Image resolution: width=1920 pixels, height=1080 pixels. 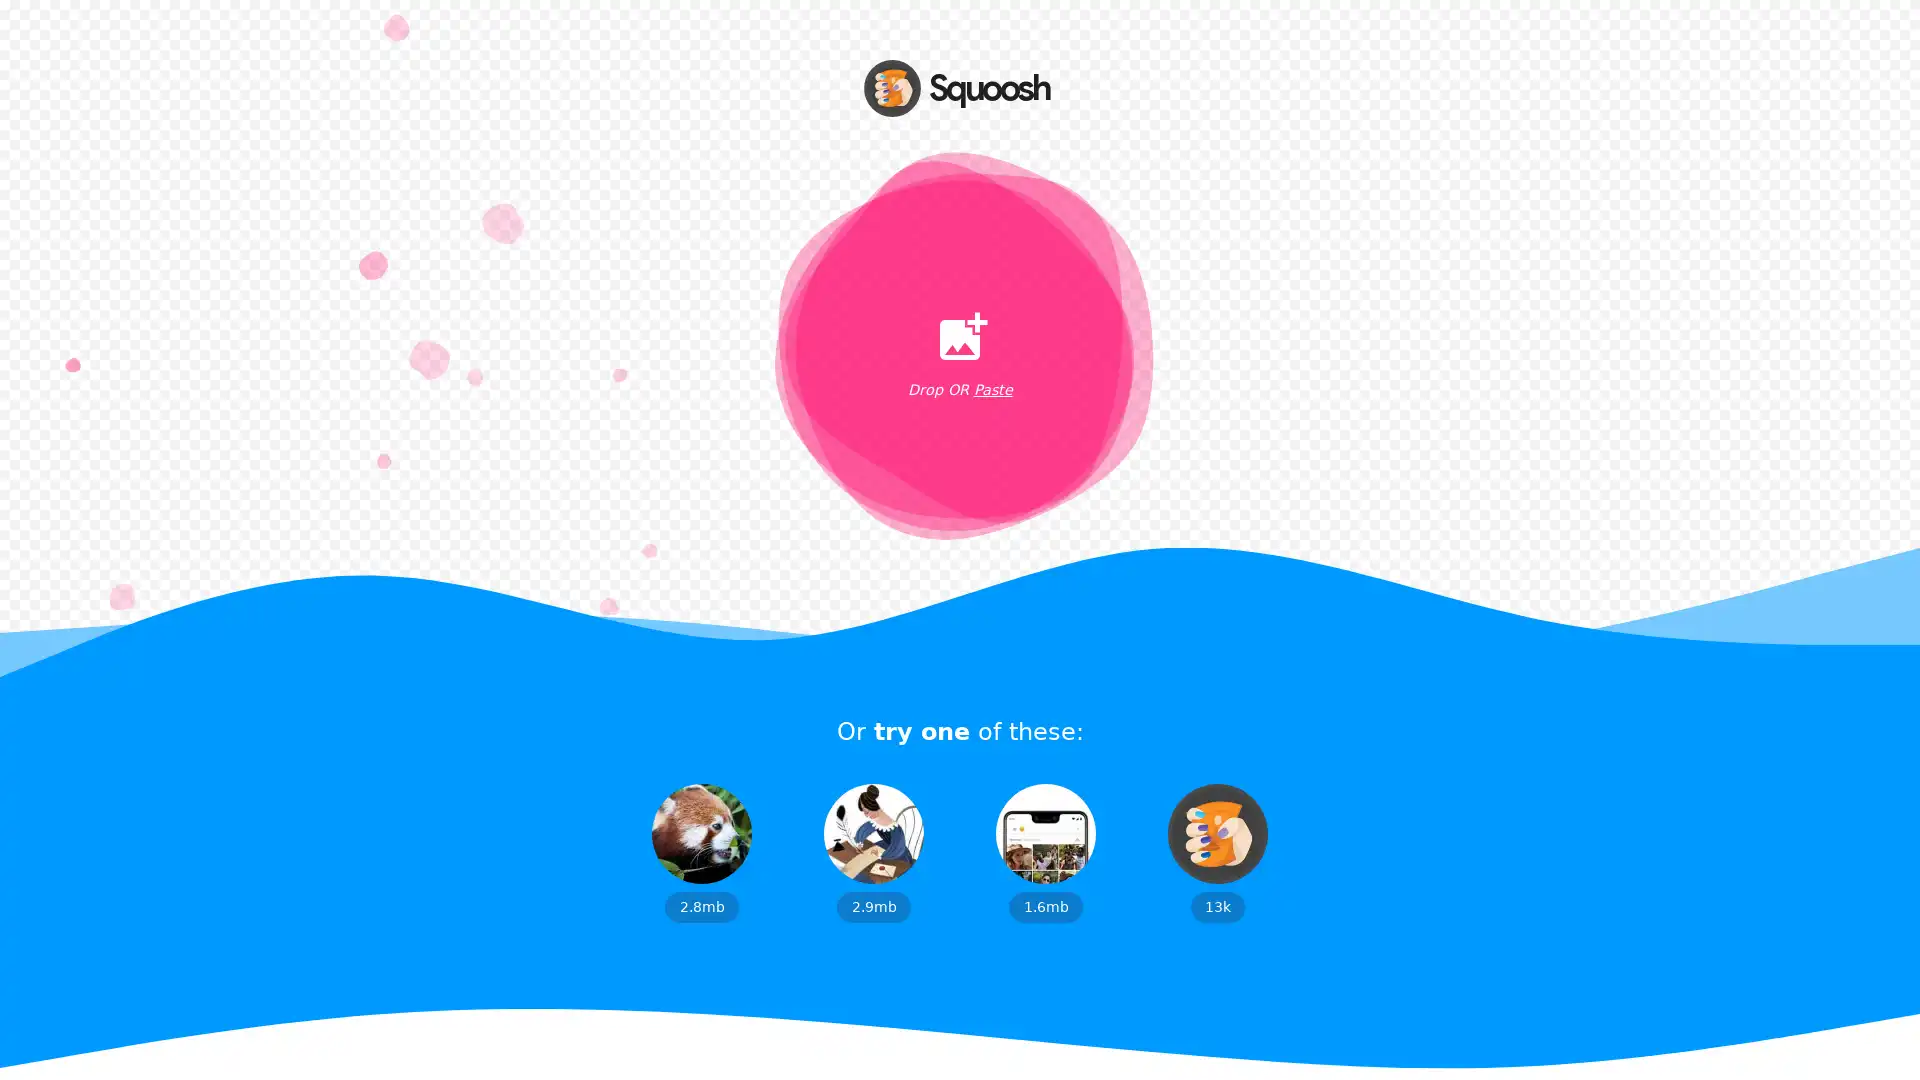 I want to click on Artwork 2.9mb, so click(x=873, y=852).